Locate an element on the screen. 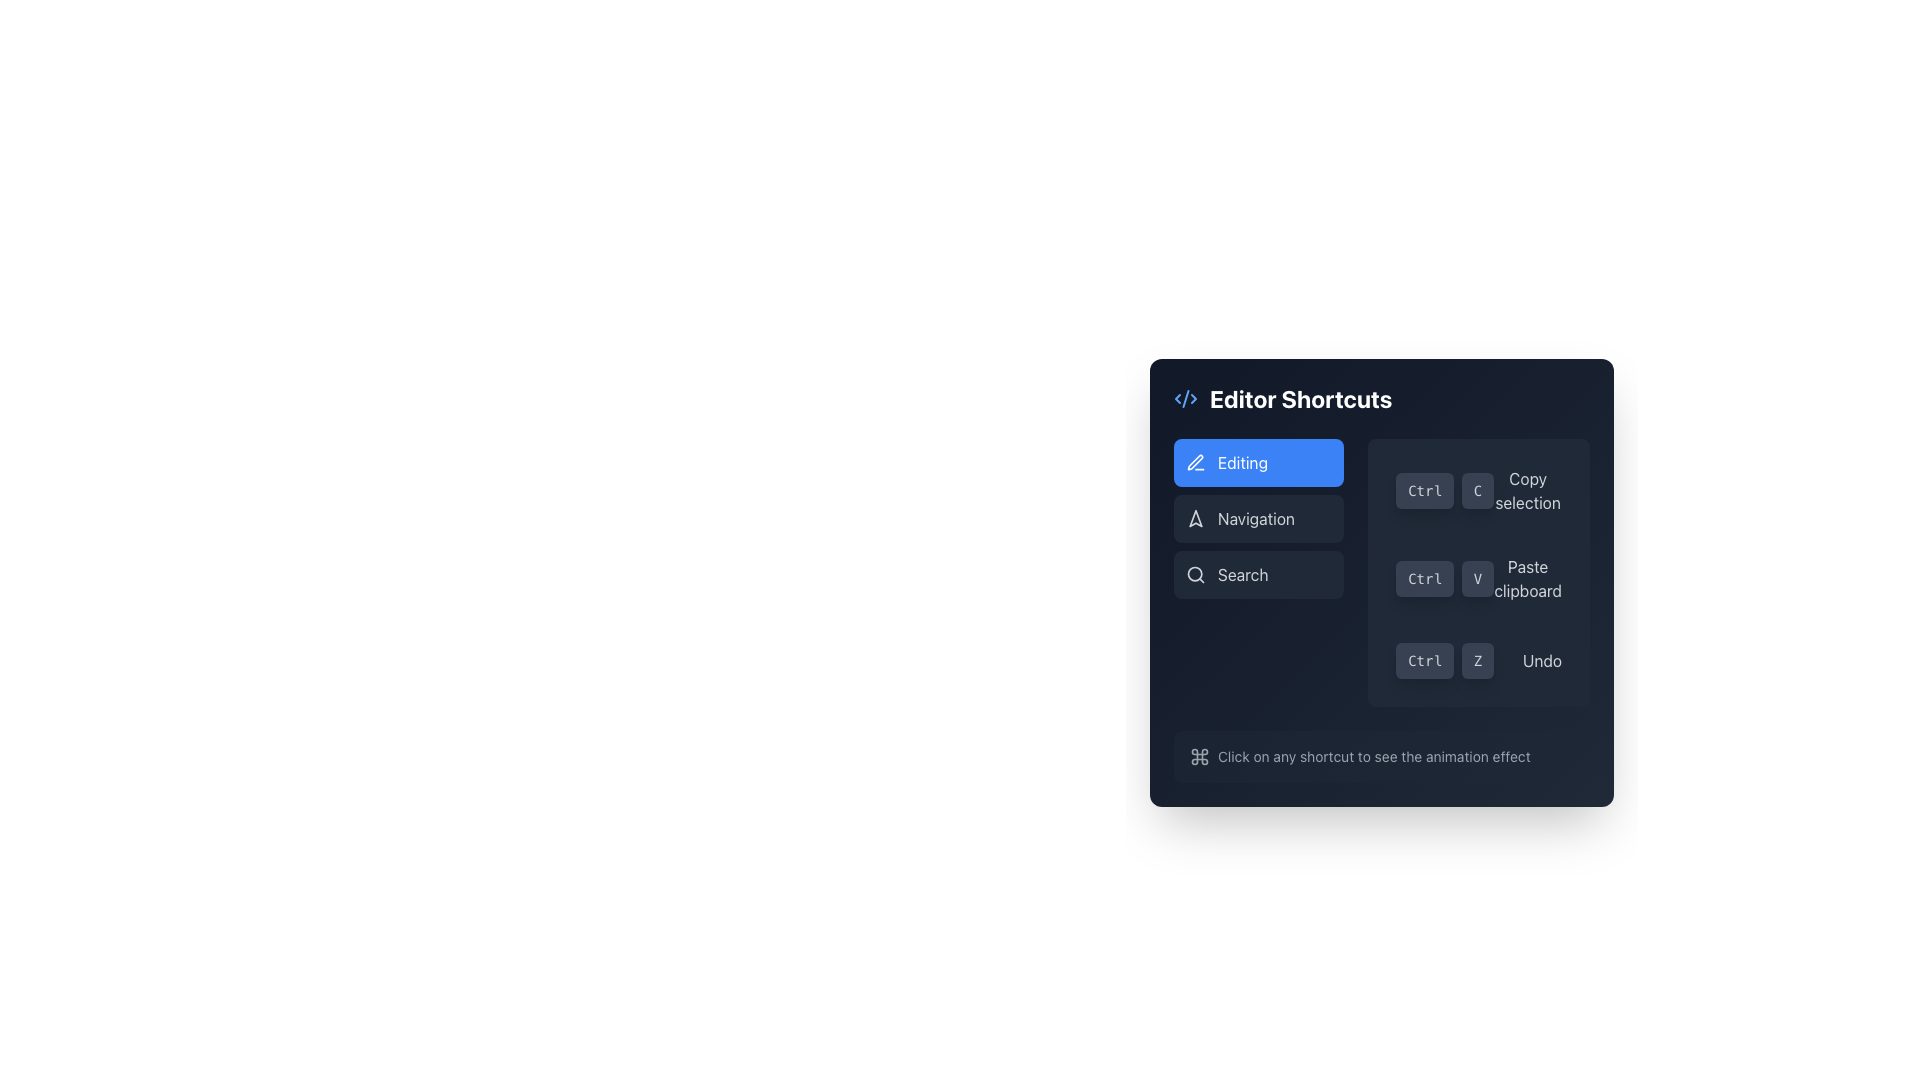 Image resolution: width=1920 pixels, height=1080 pixels. the navigation pointer icon located next to the 'Navigation' label within the 'Editor Shortcuts' list is located at coordinates (1195, 518).